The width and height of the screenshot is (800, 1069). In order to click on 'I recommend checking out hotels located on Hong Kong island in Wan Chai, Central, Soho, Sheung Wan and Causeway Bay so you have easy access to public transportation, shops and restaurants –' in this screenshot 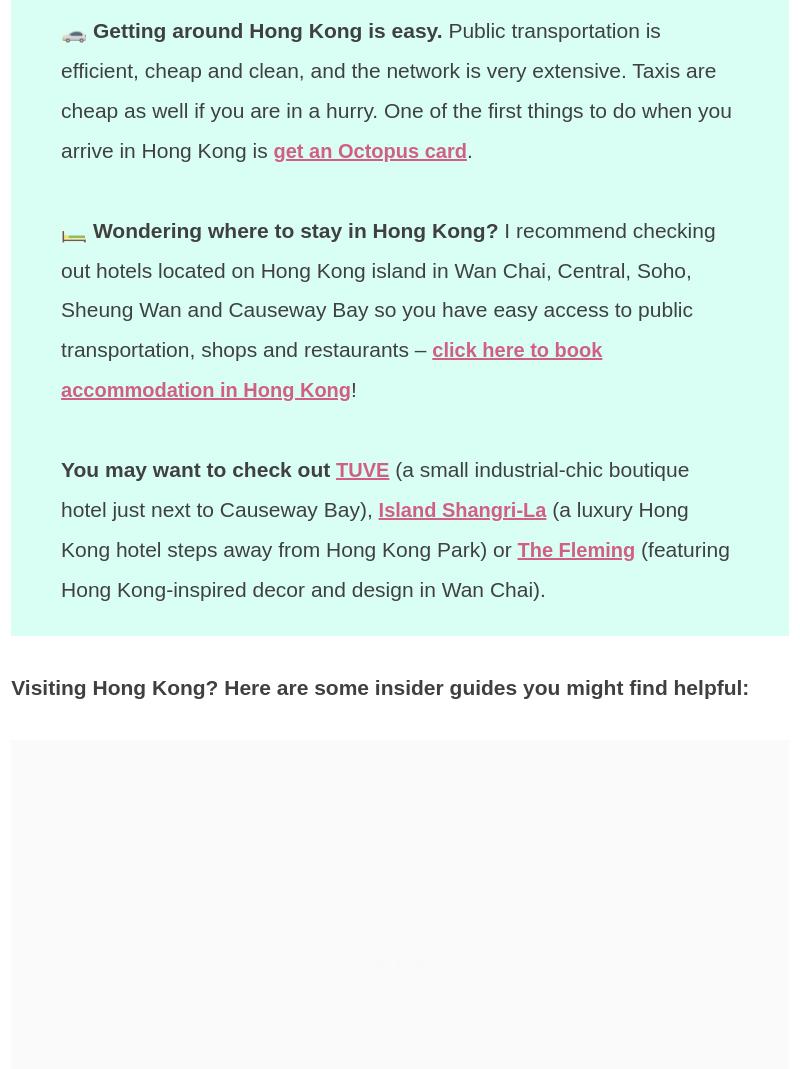, I will do `click(387, 288)`.